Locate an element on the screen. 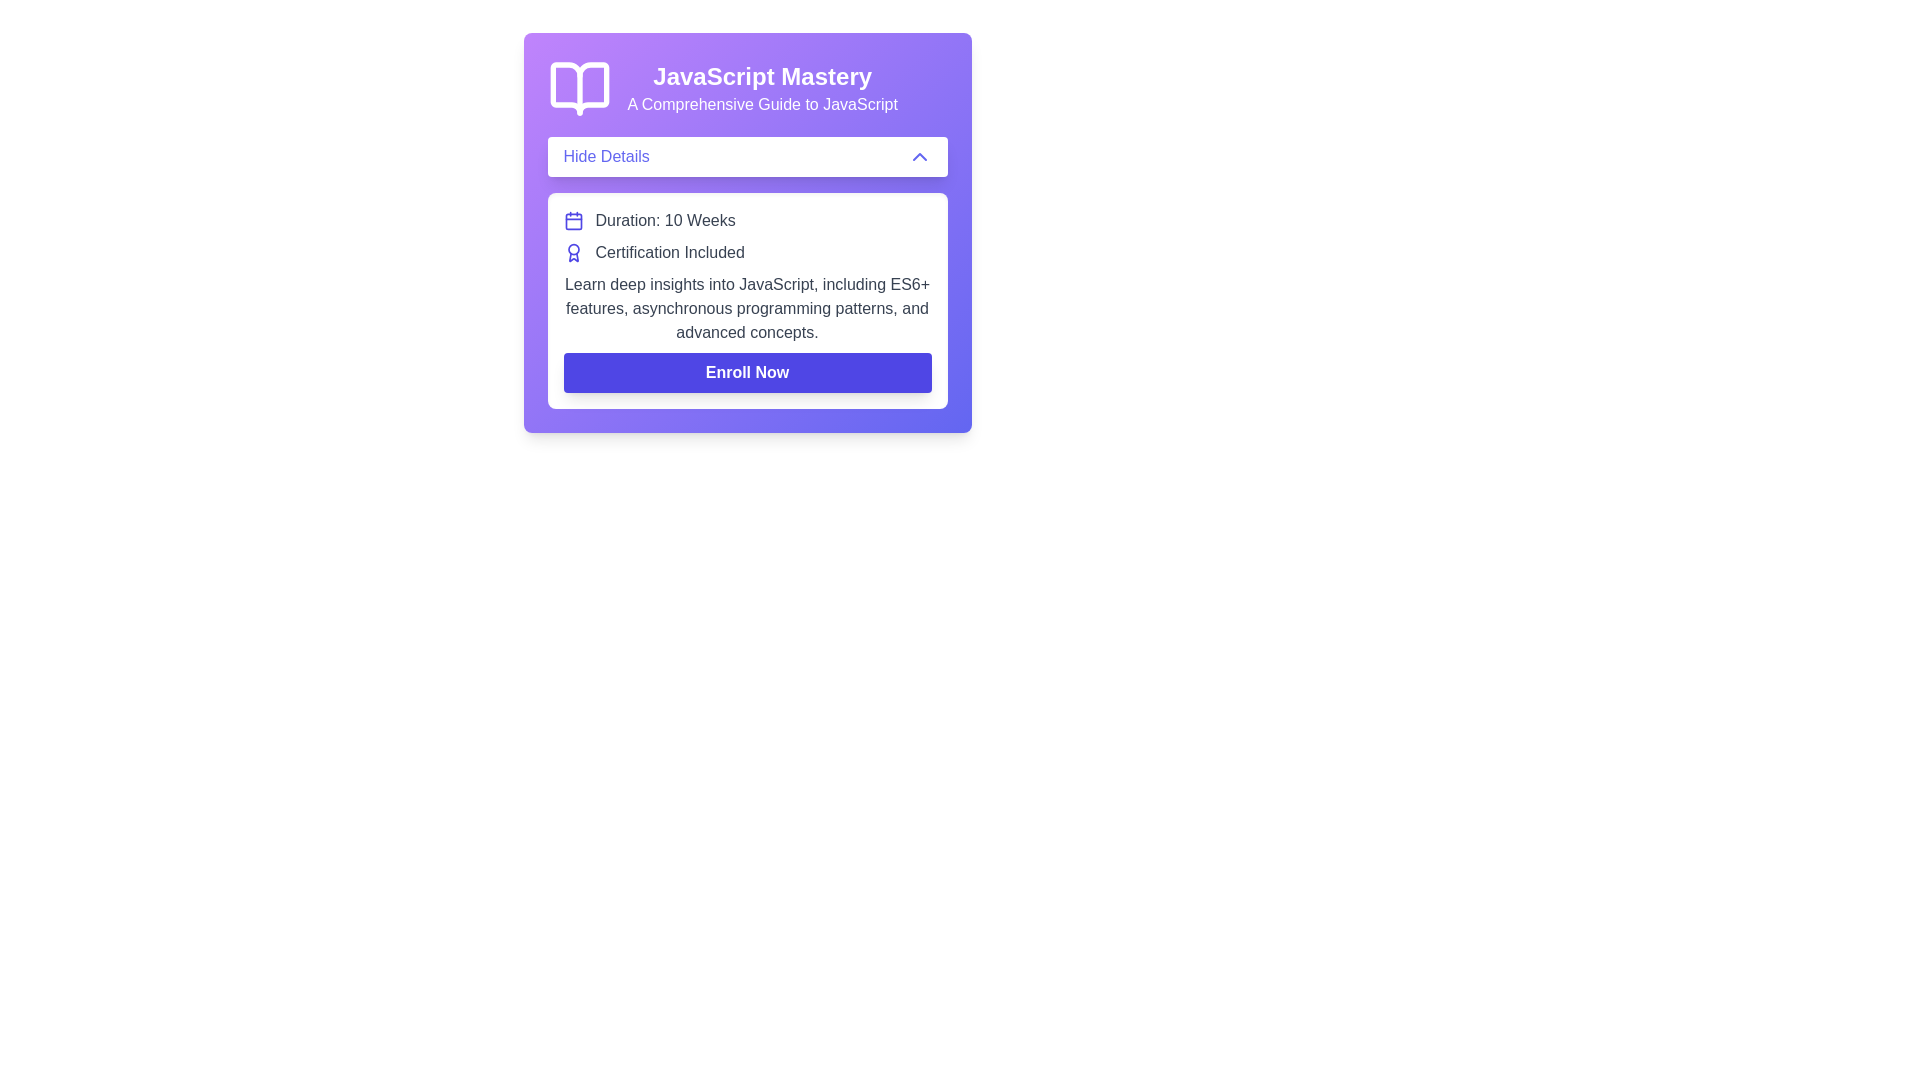  the text label displaying 'JavaScript Mastery' is located at coordinates (761, 76).